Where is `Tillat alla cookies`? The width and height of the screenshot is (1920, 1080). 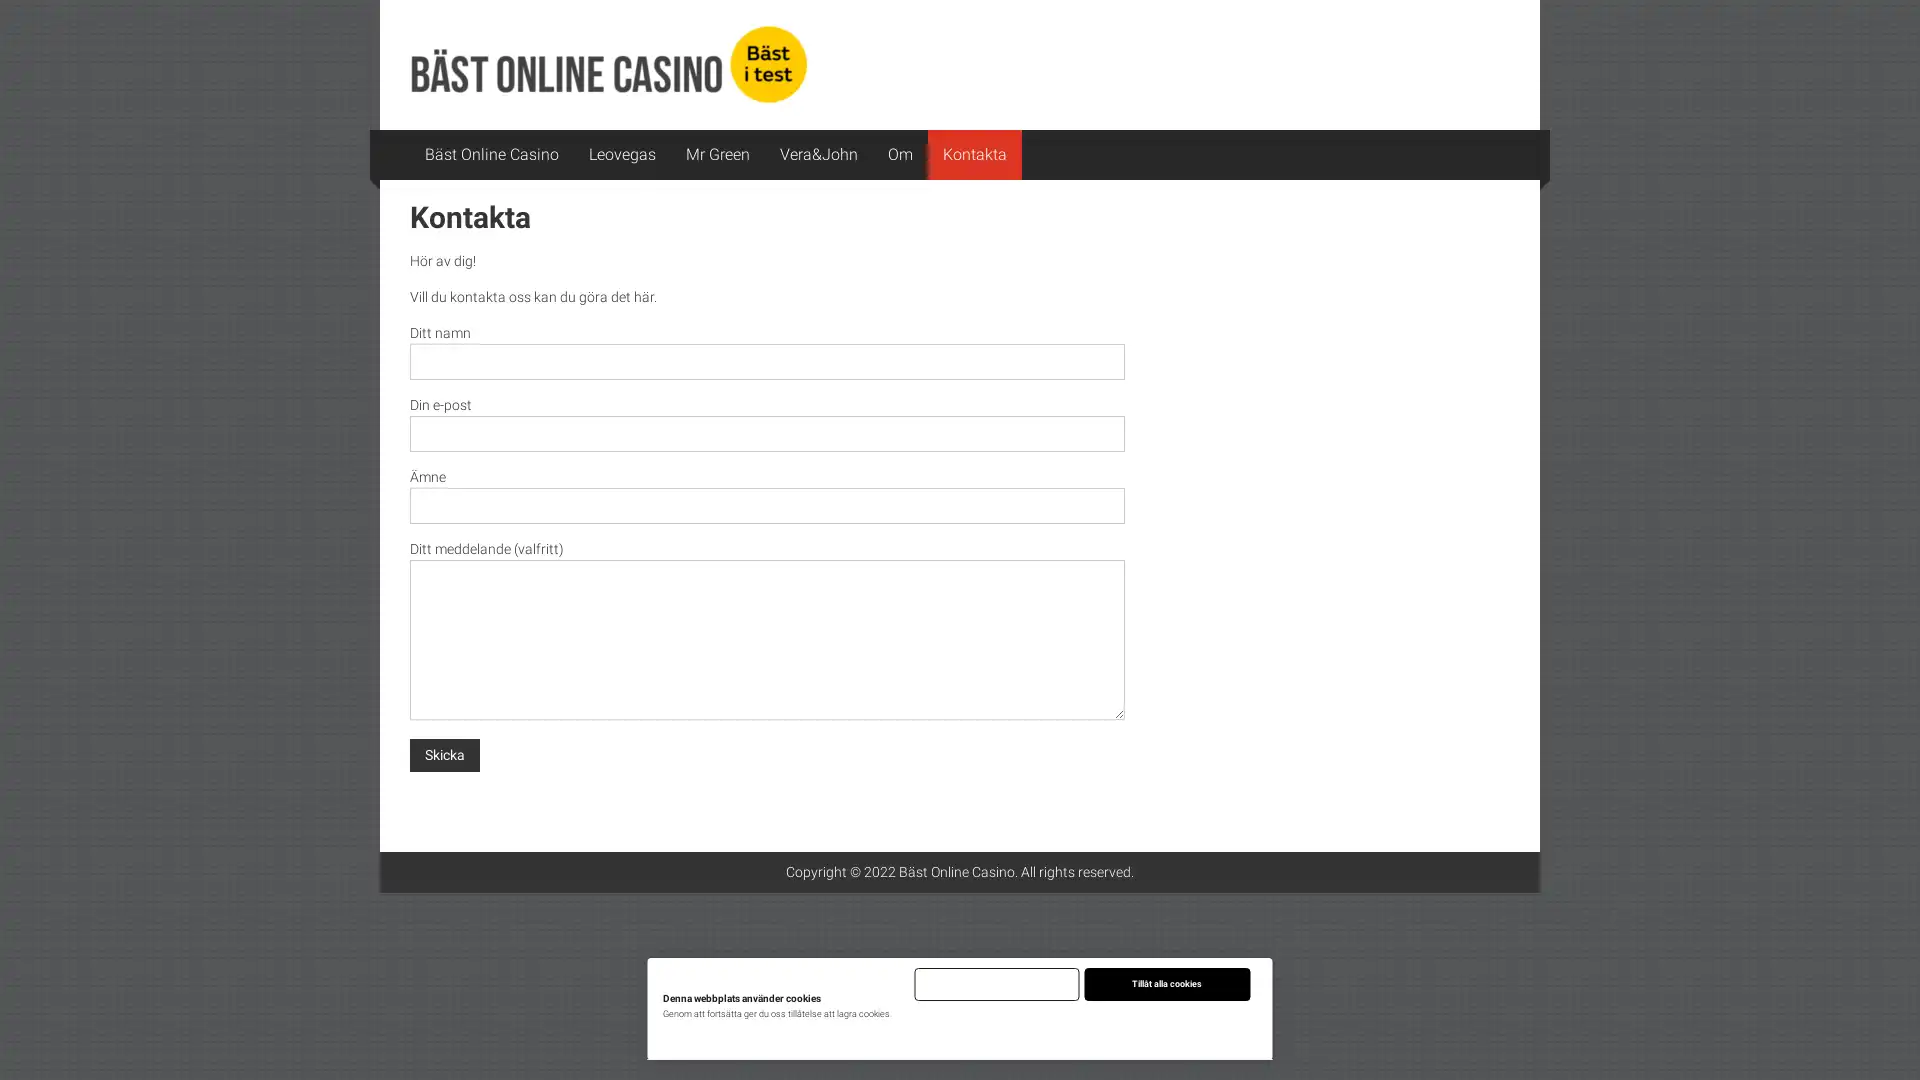 Tillat alla cookies is located at coordinates (1166, 983).